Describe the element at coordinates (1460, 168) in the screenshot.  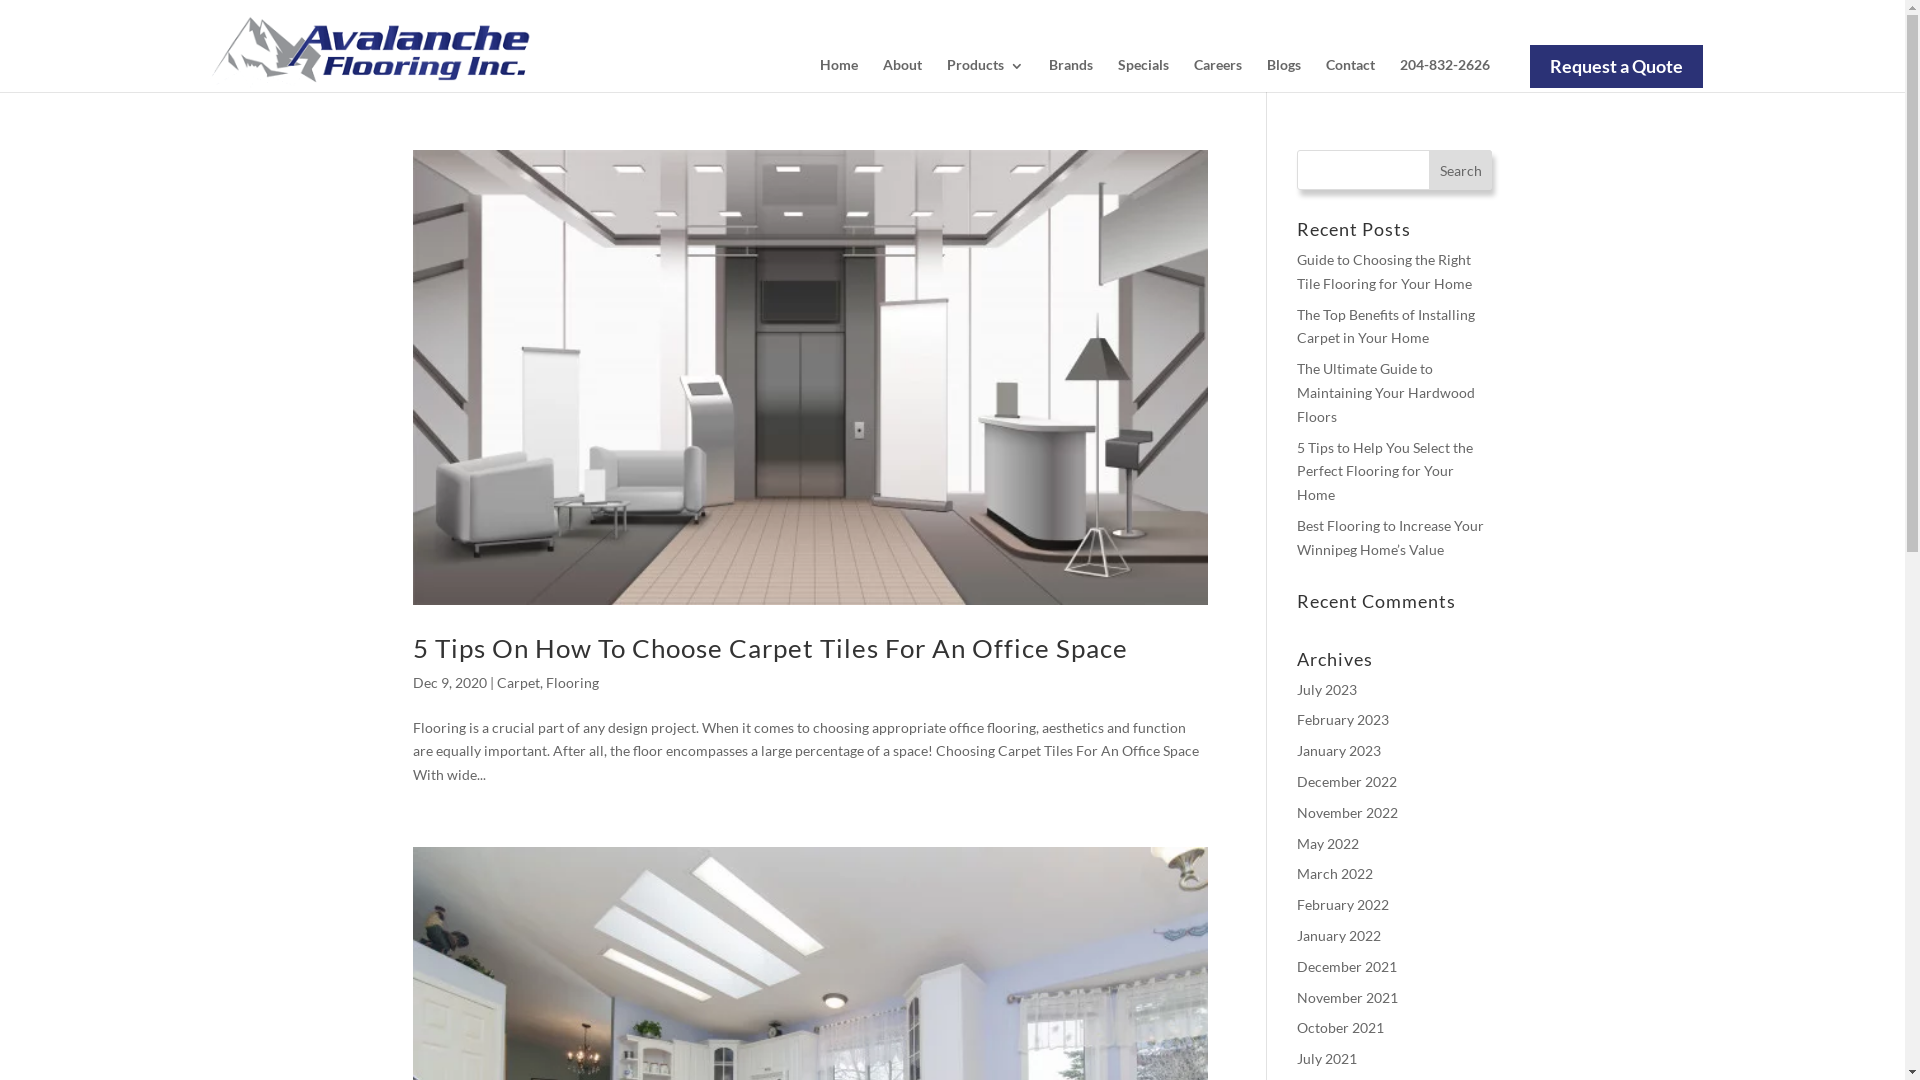
I see `'Search'` at that location.